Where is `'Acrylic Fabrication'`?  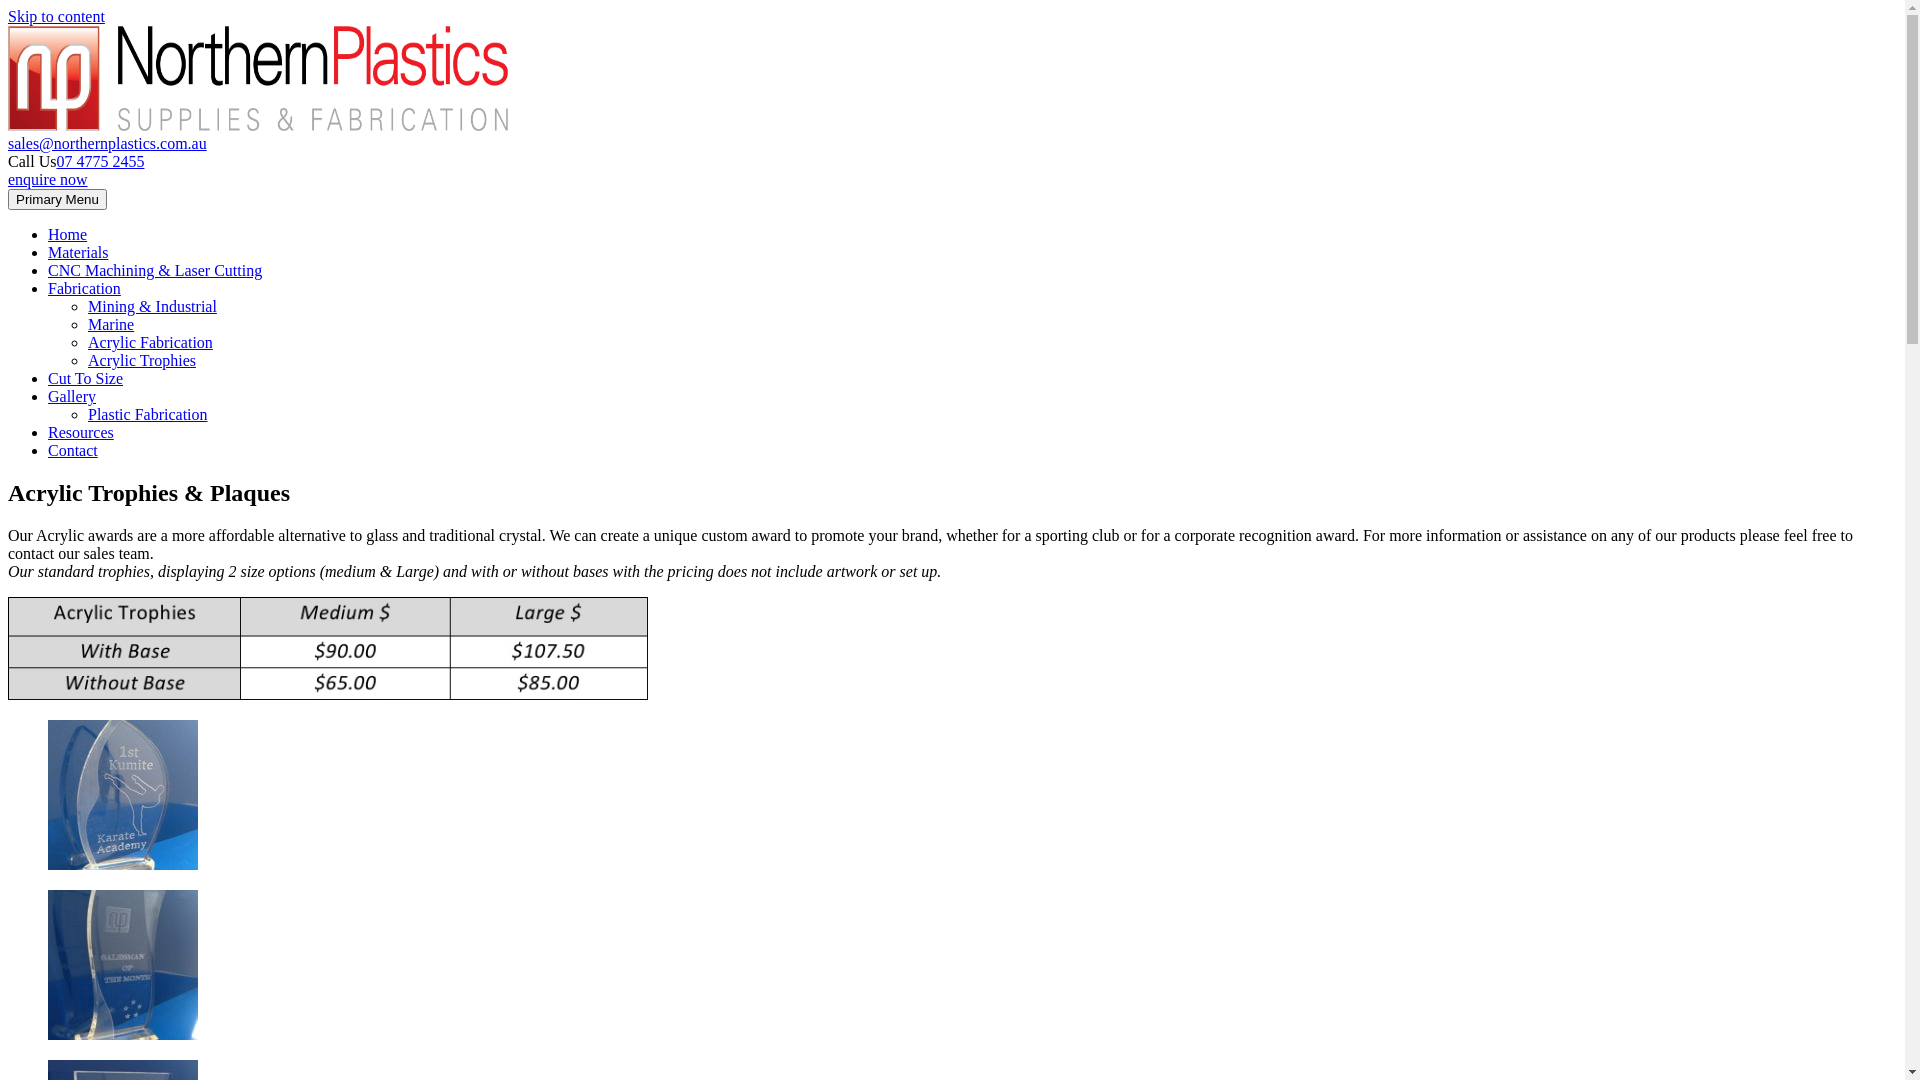
'Acrylic Fabrication' is located at coordinates (149, 341).